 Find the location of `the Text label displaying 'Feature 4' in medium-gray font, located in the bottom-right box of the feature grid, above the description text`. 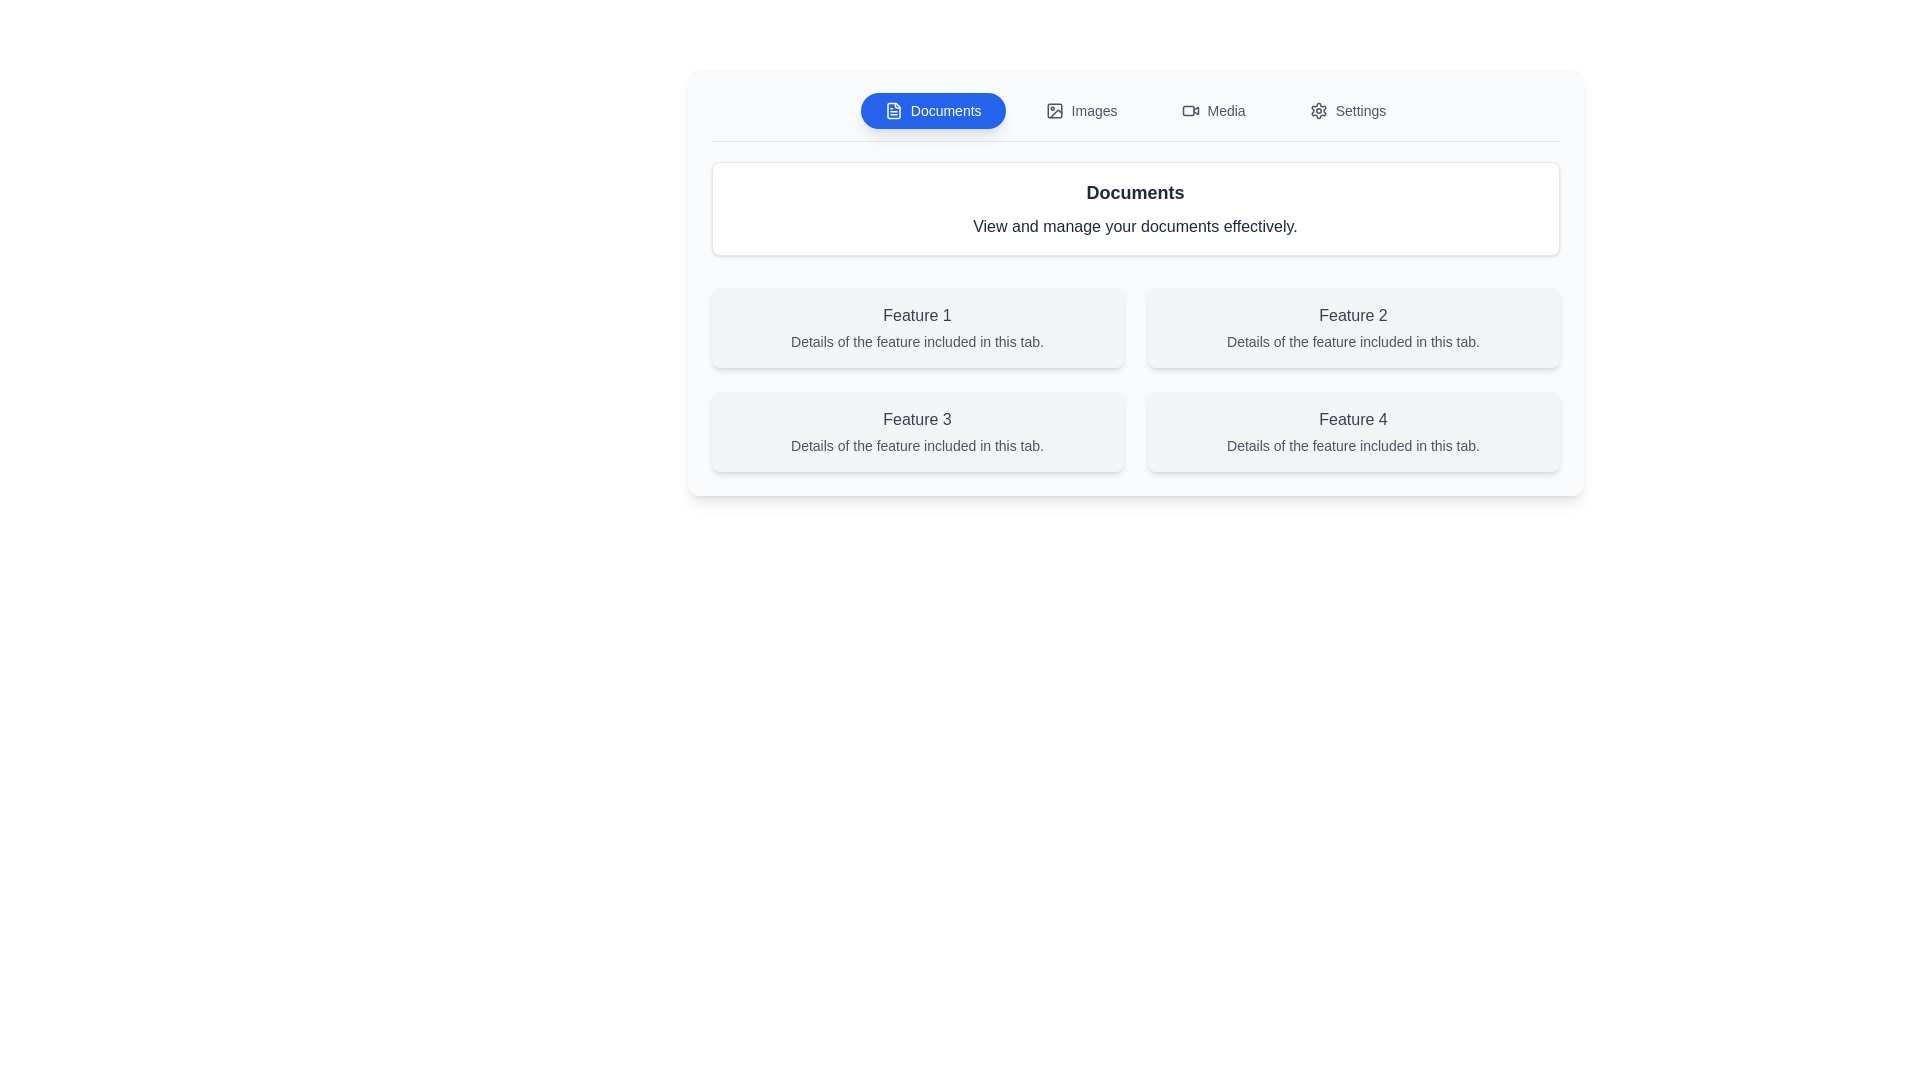

the Text label displaying 'Feature 4' in medium-gray font, located in the bottom-right box of the feature grid, above the description text is located at coordinates (1353, 419).